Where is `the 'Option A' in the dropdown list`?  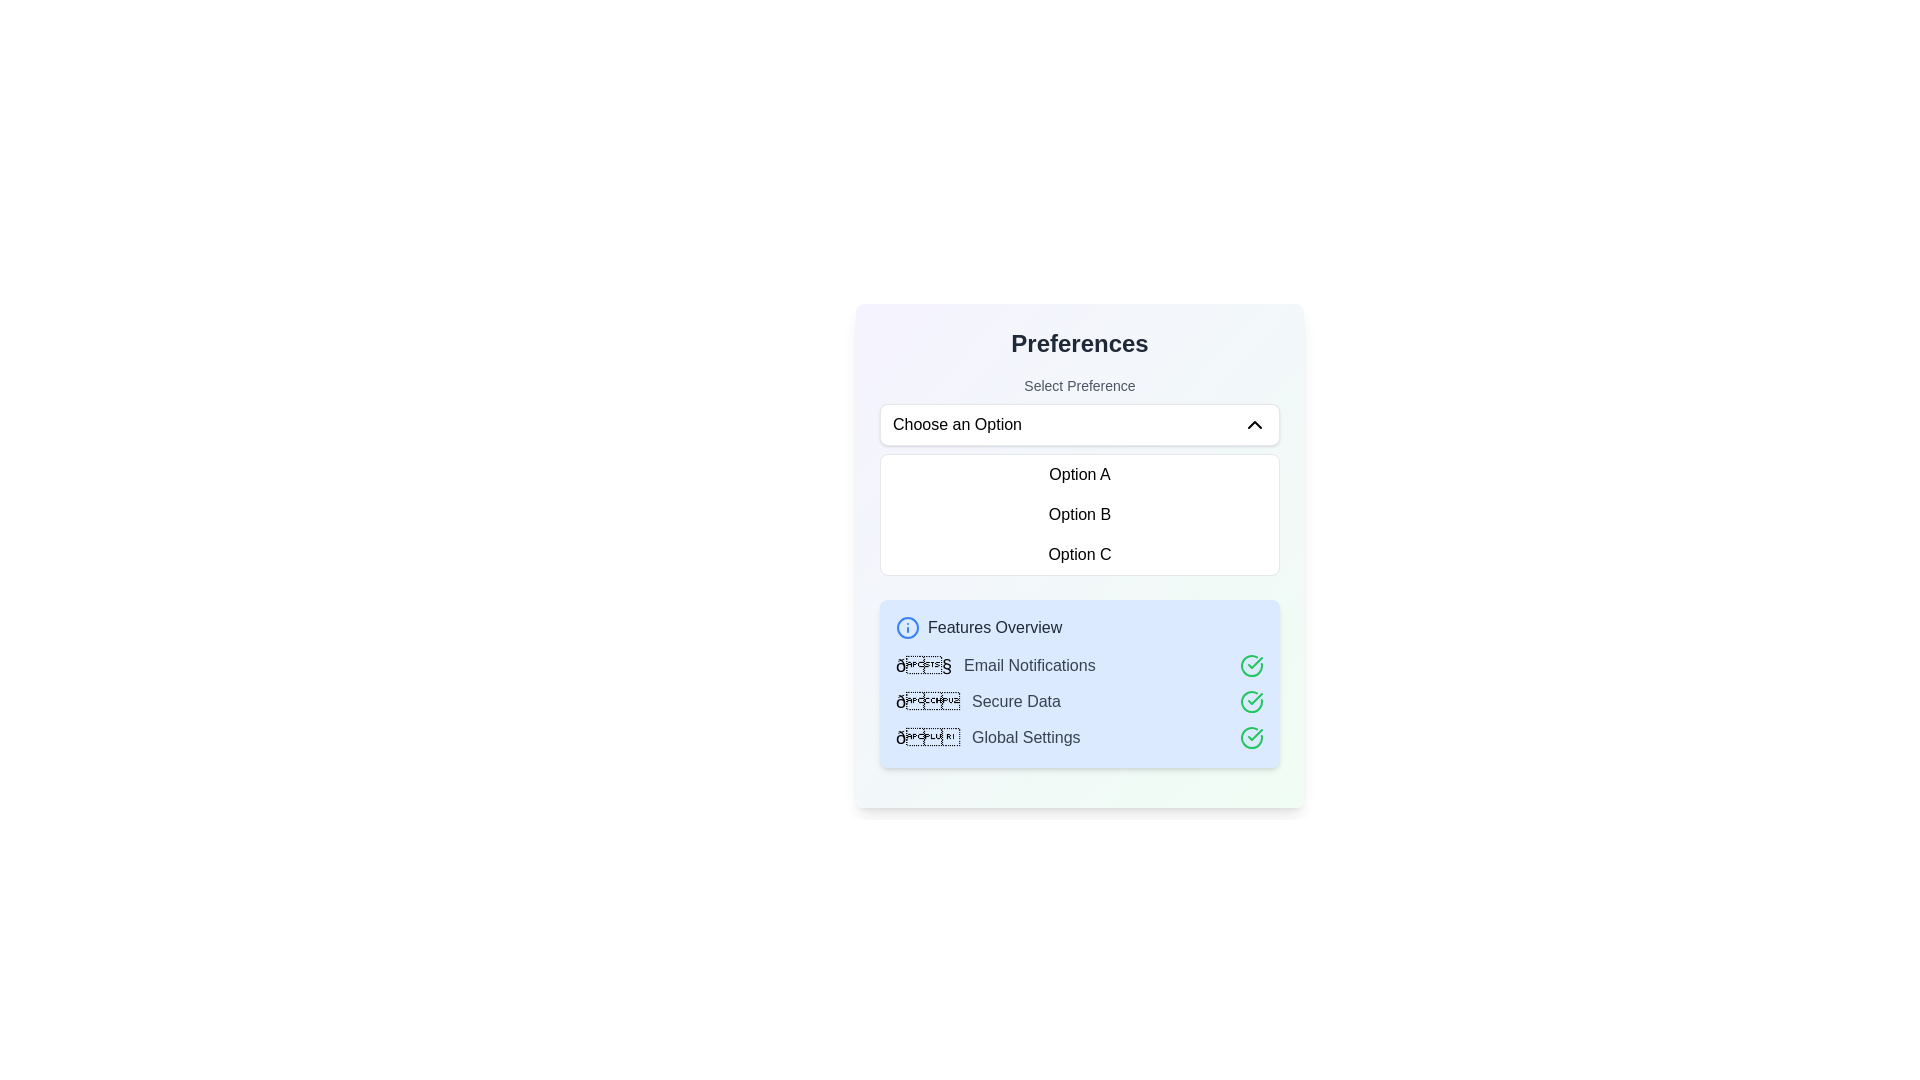
the 'Option A' in the dropdown list is located at coordinates (1079, 474).